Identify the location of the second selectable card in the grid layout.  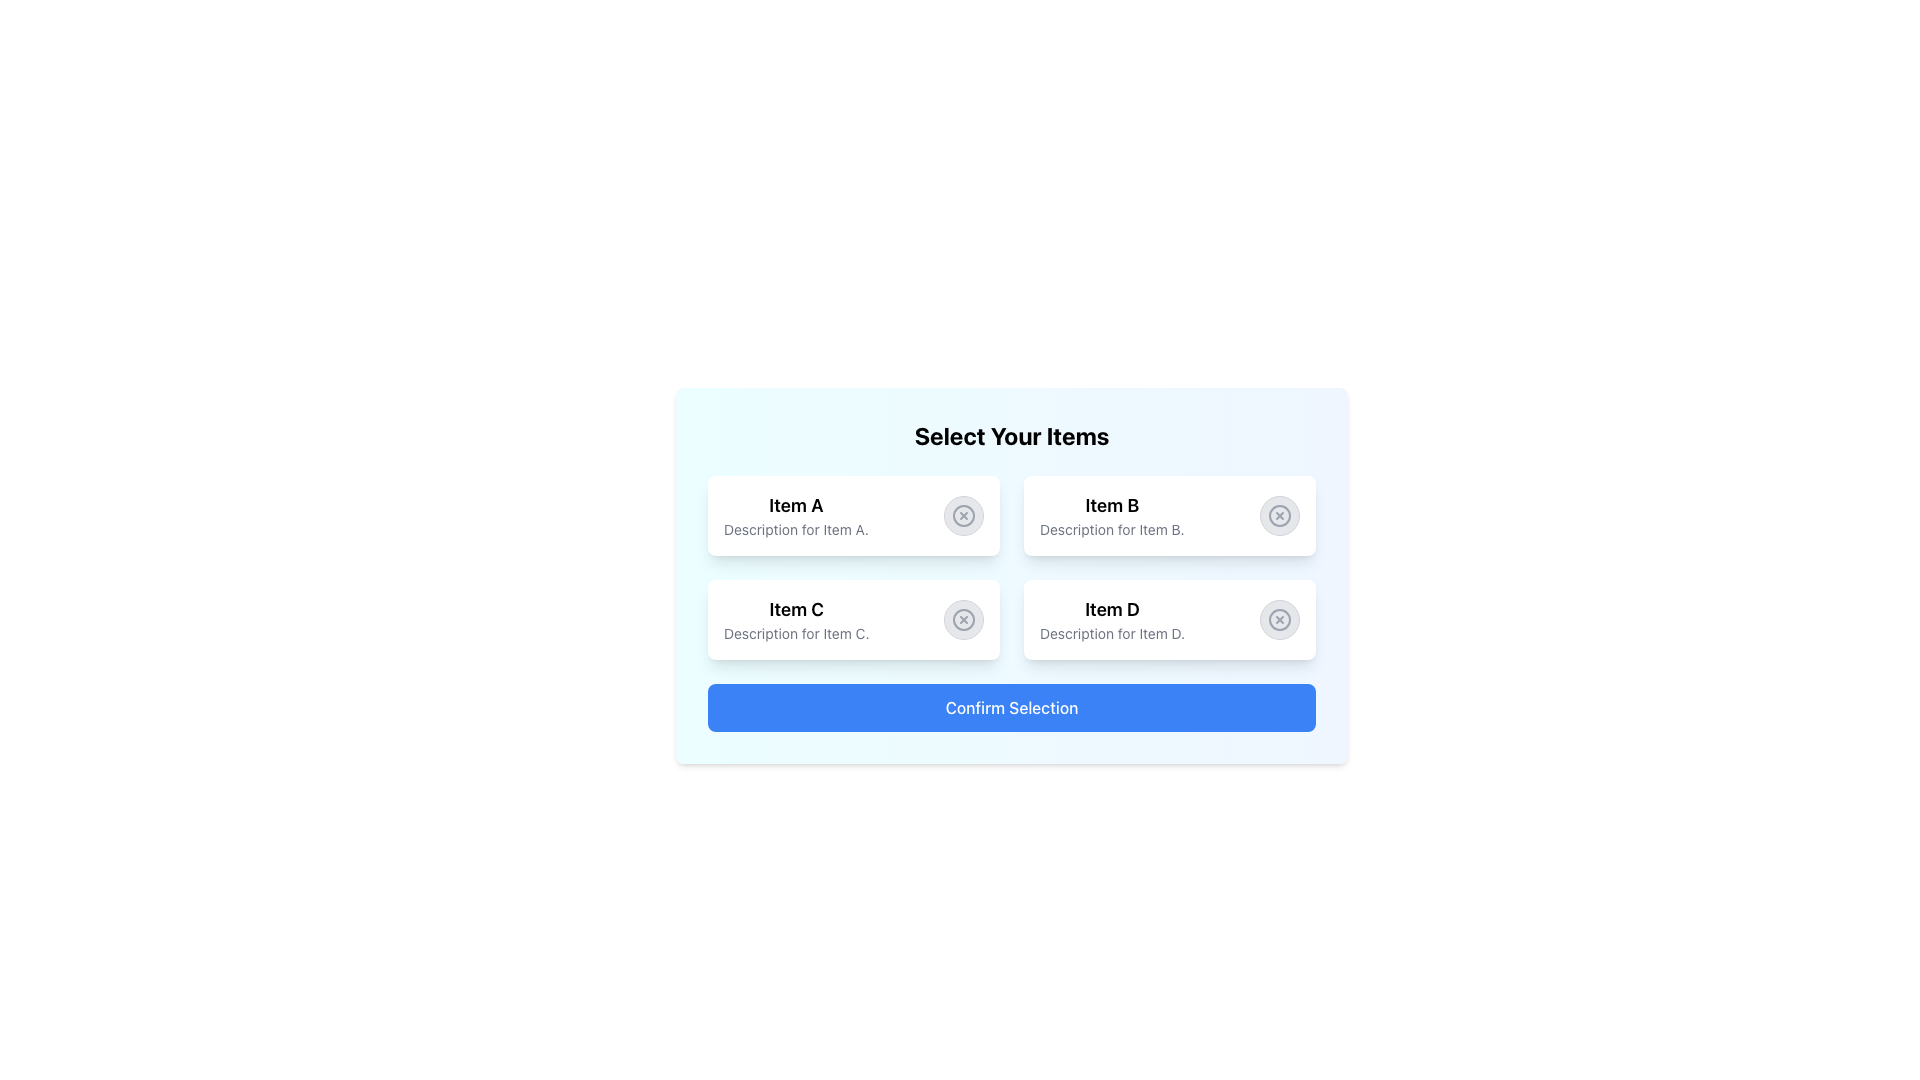
(1170, 515).